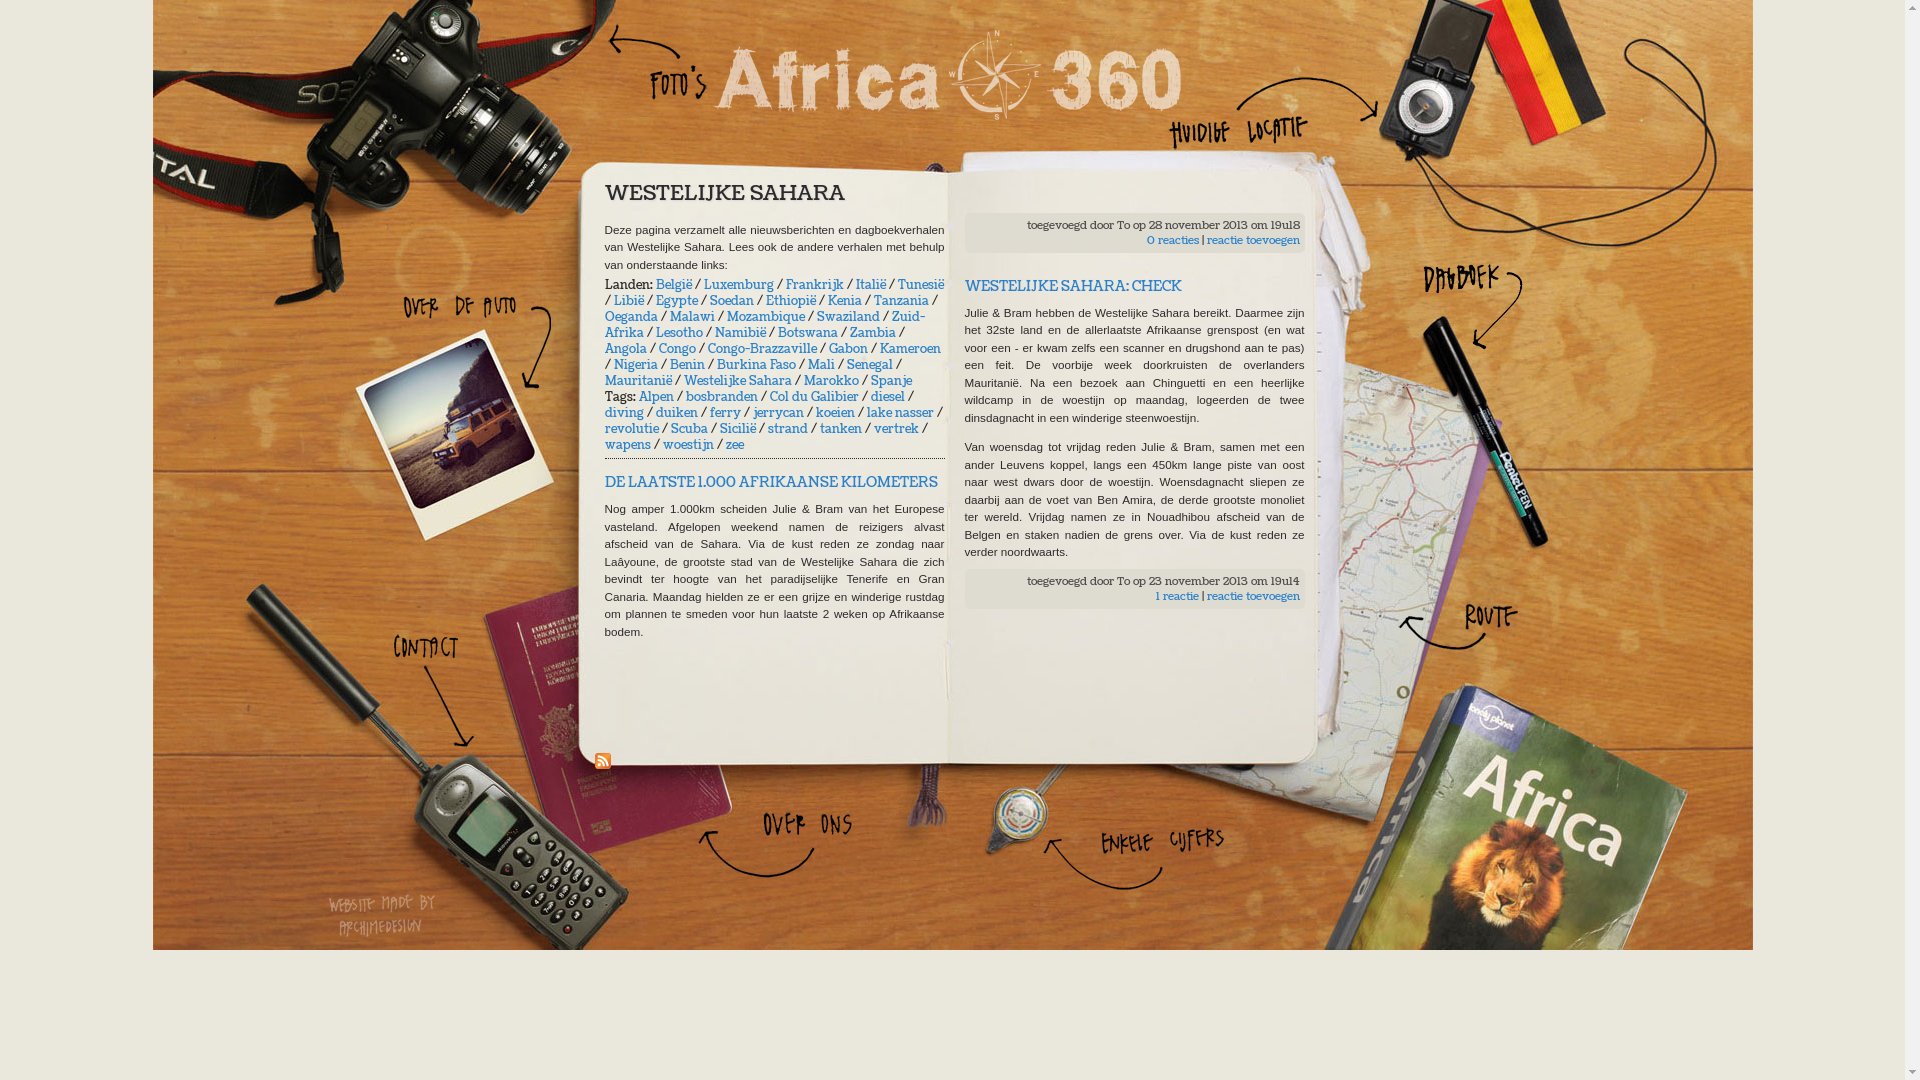 This screenshot has width=1920, height=1080. I want to click on 'Oeganda', so click(629, 315).